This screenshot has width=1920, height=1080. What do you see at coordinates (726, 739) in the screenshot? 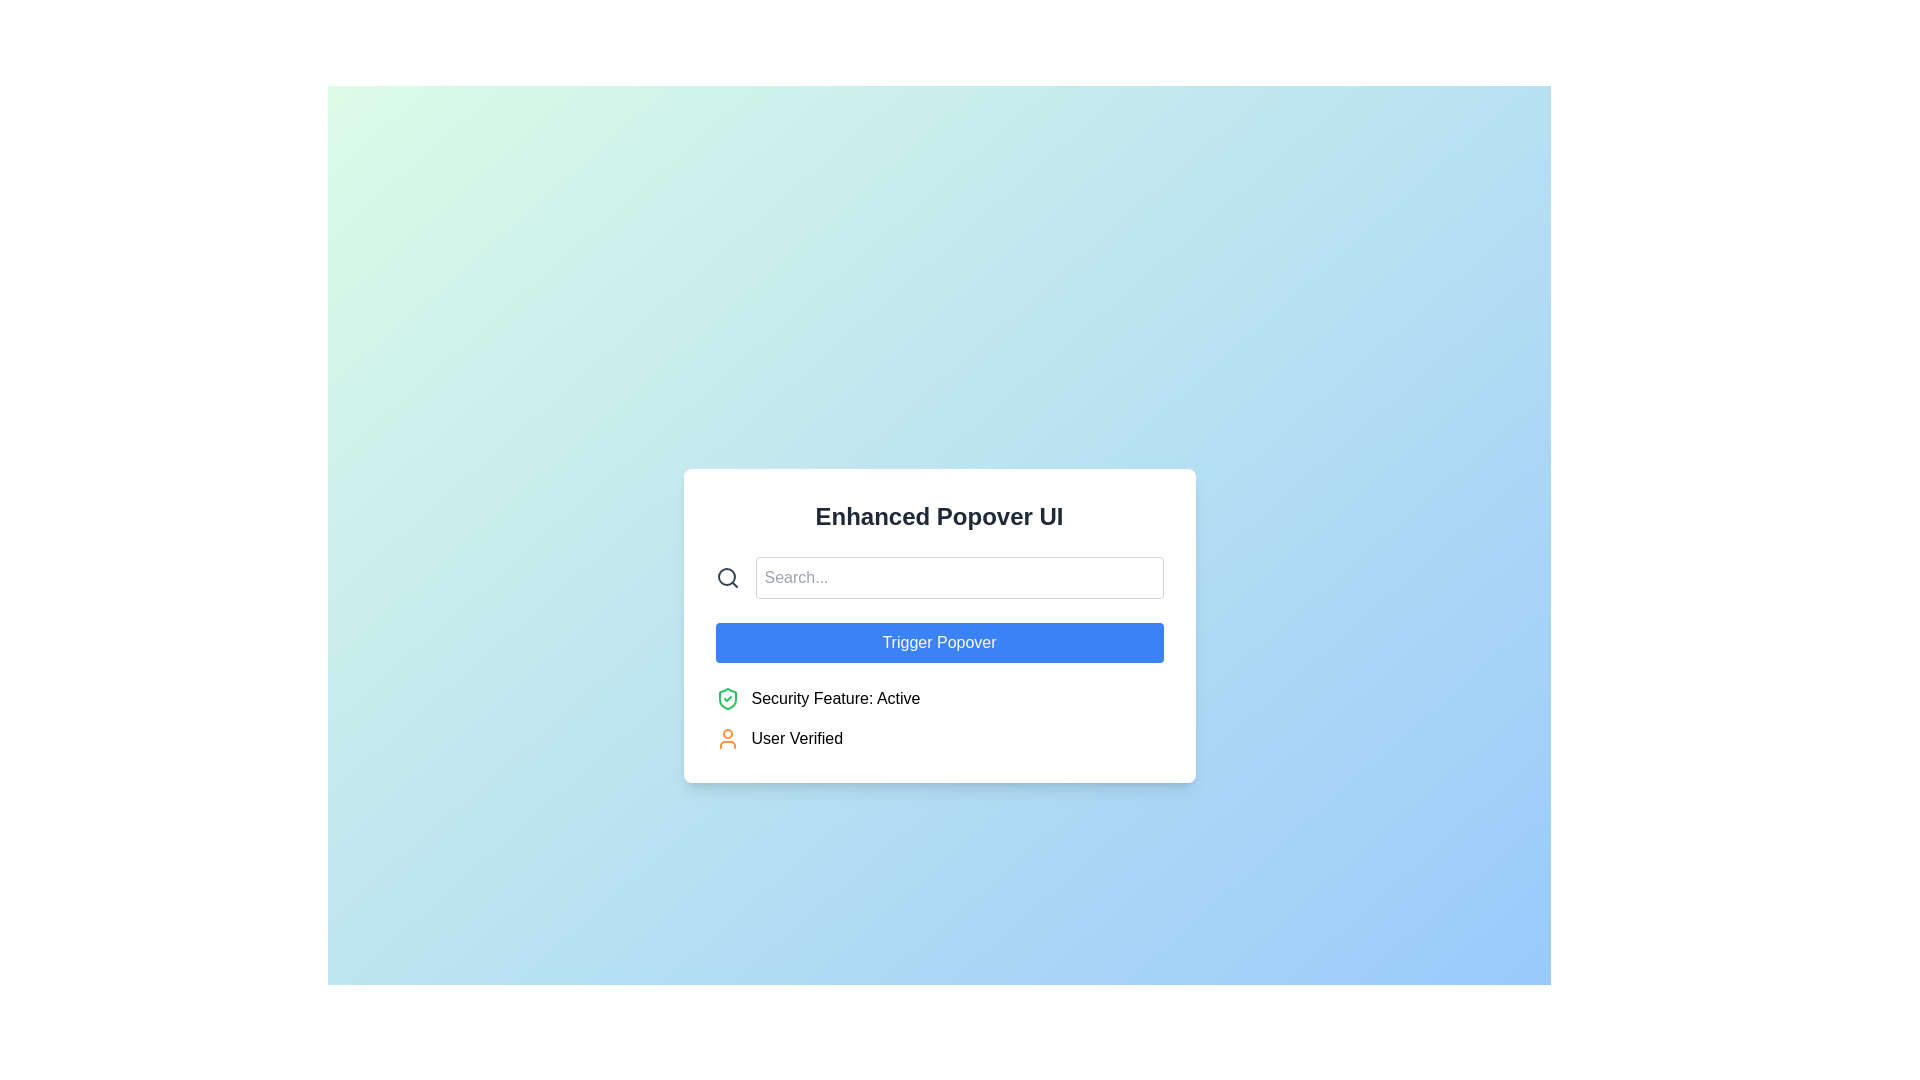
I see `the orange human silhouette icon located to the left of the 'User Verified' text` at bounding box center [726, 739].